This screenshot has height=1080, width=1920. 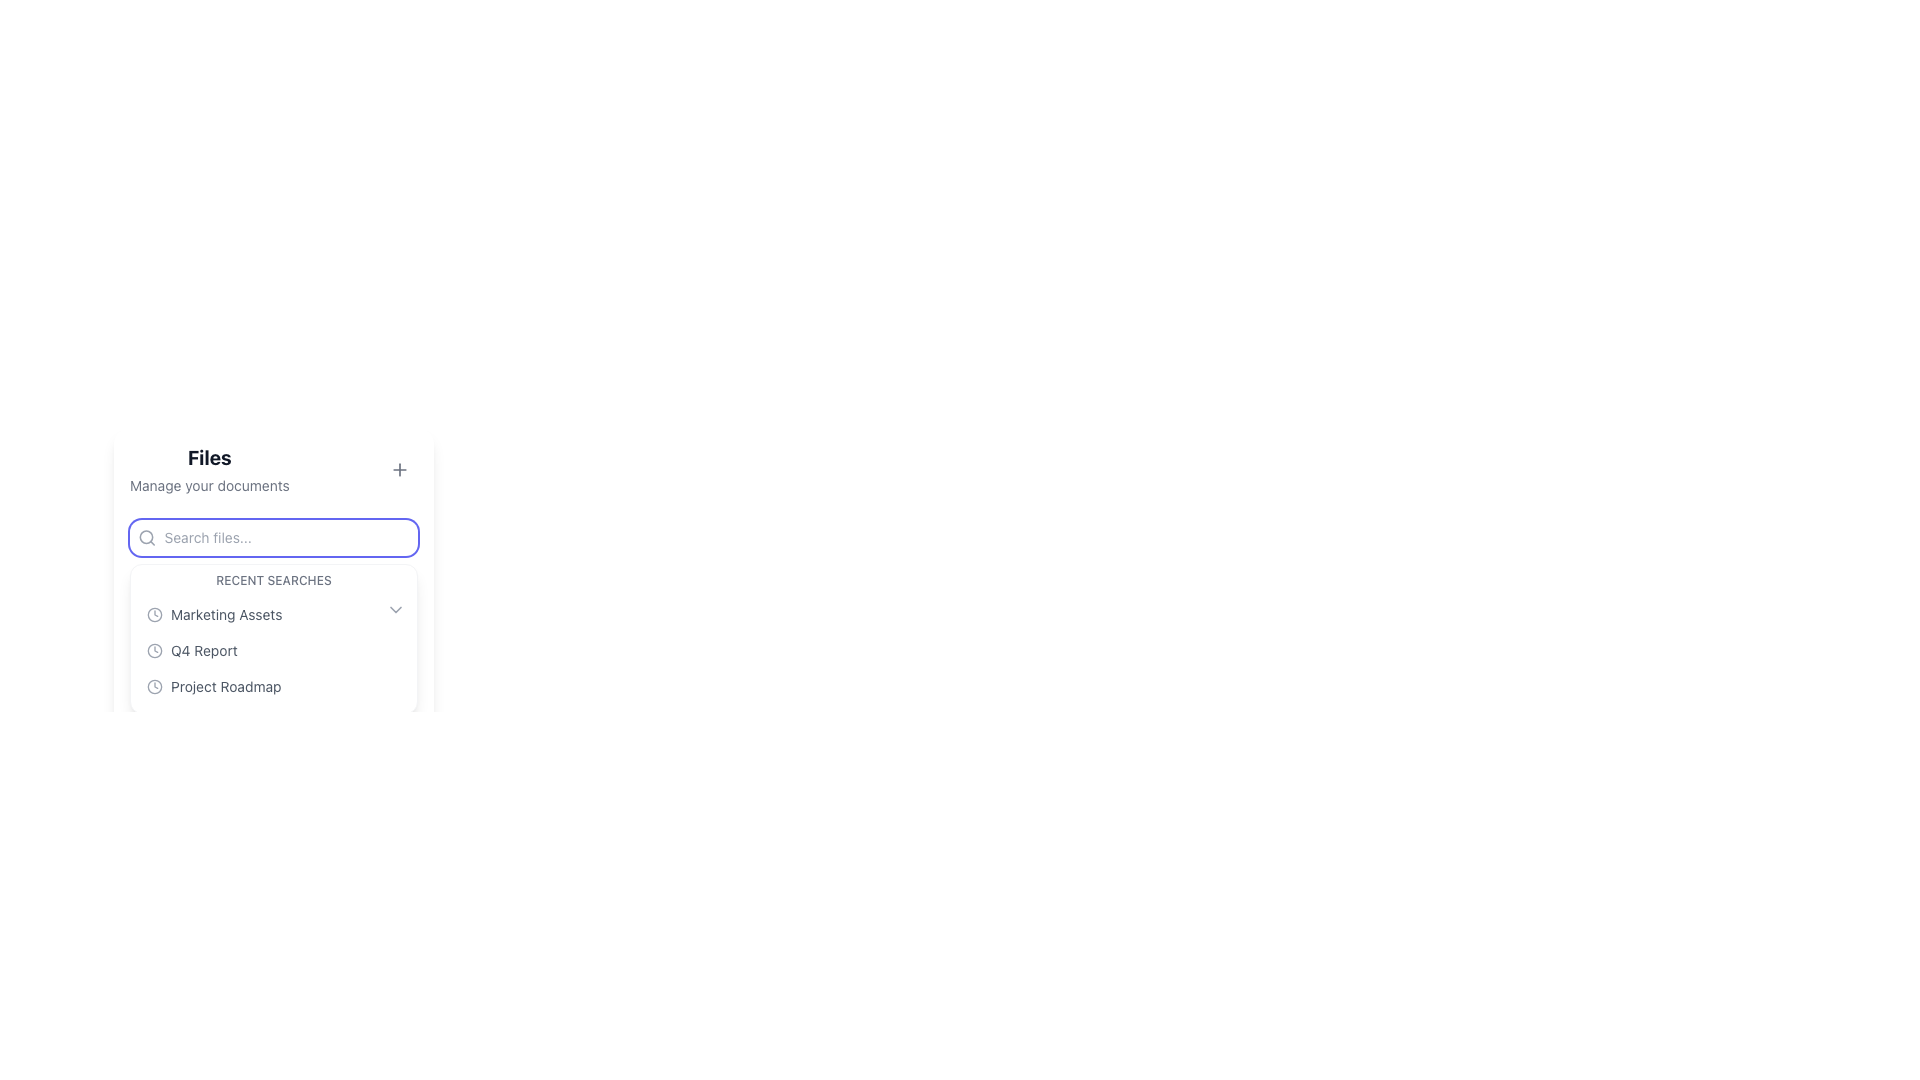 What do you see at coordinates (393, 693) in the screenshot?
I see `the three vertical dots button located at the far-right side of the 'Project Roadmap' list item in the 'RECENT SEARCHES' section` at bounding box center [393, 693].